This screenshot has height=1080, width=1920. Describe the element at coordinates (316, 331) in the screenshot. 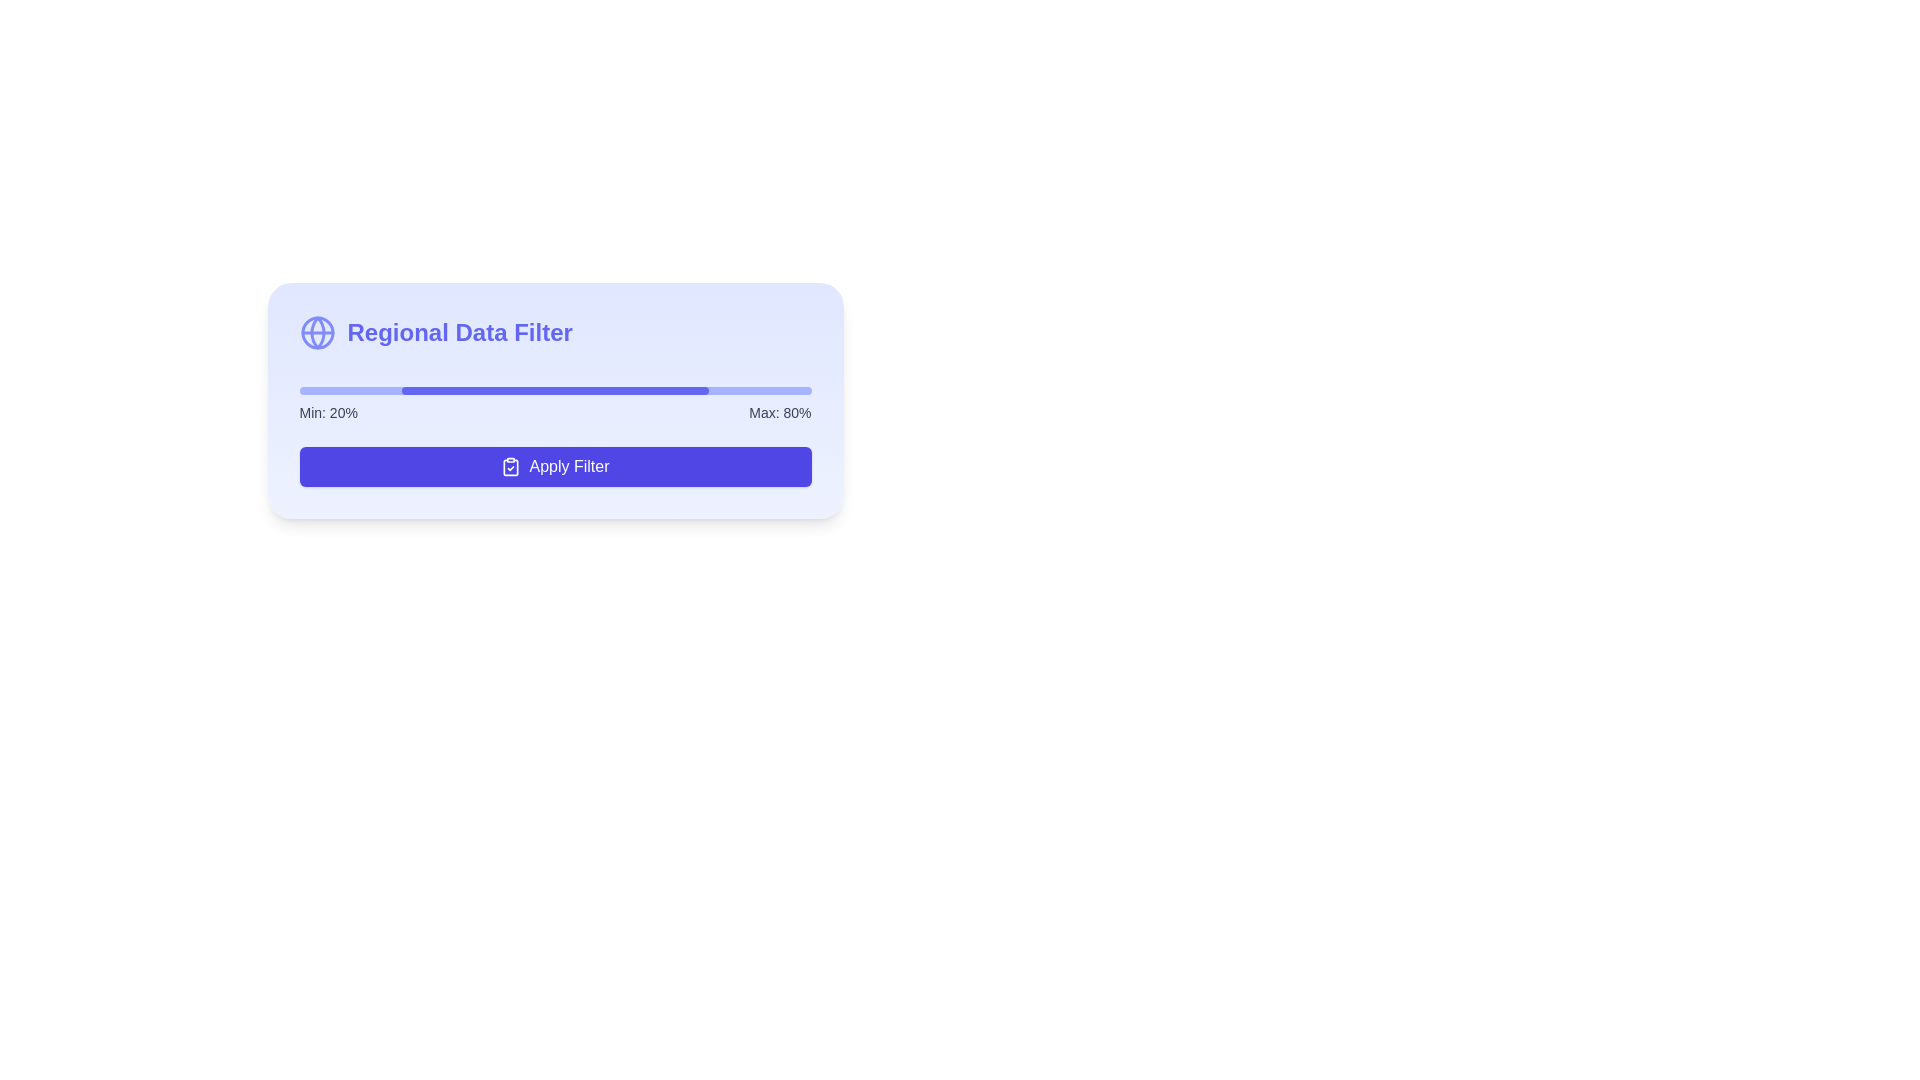

I see `the indigo globe icon located to the left of the 'Regional Data Filter' text in the header of the data filtering section` at that location.